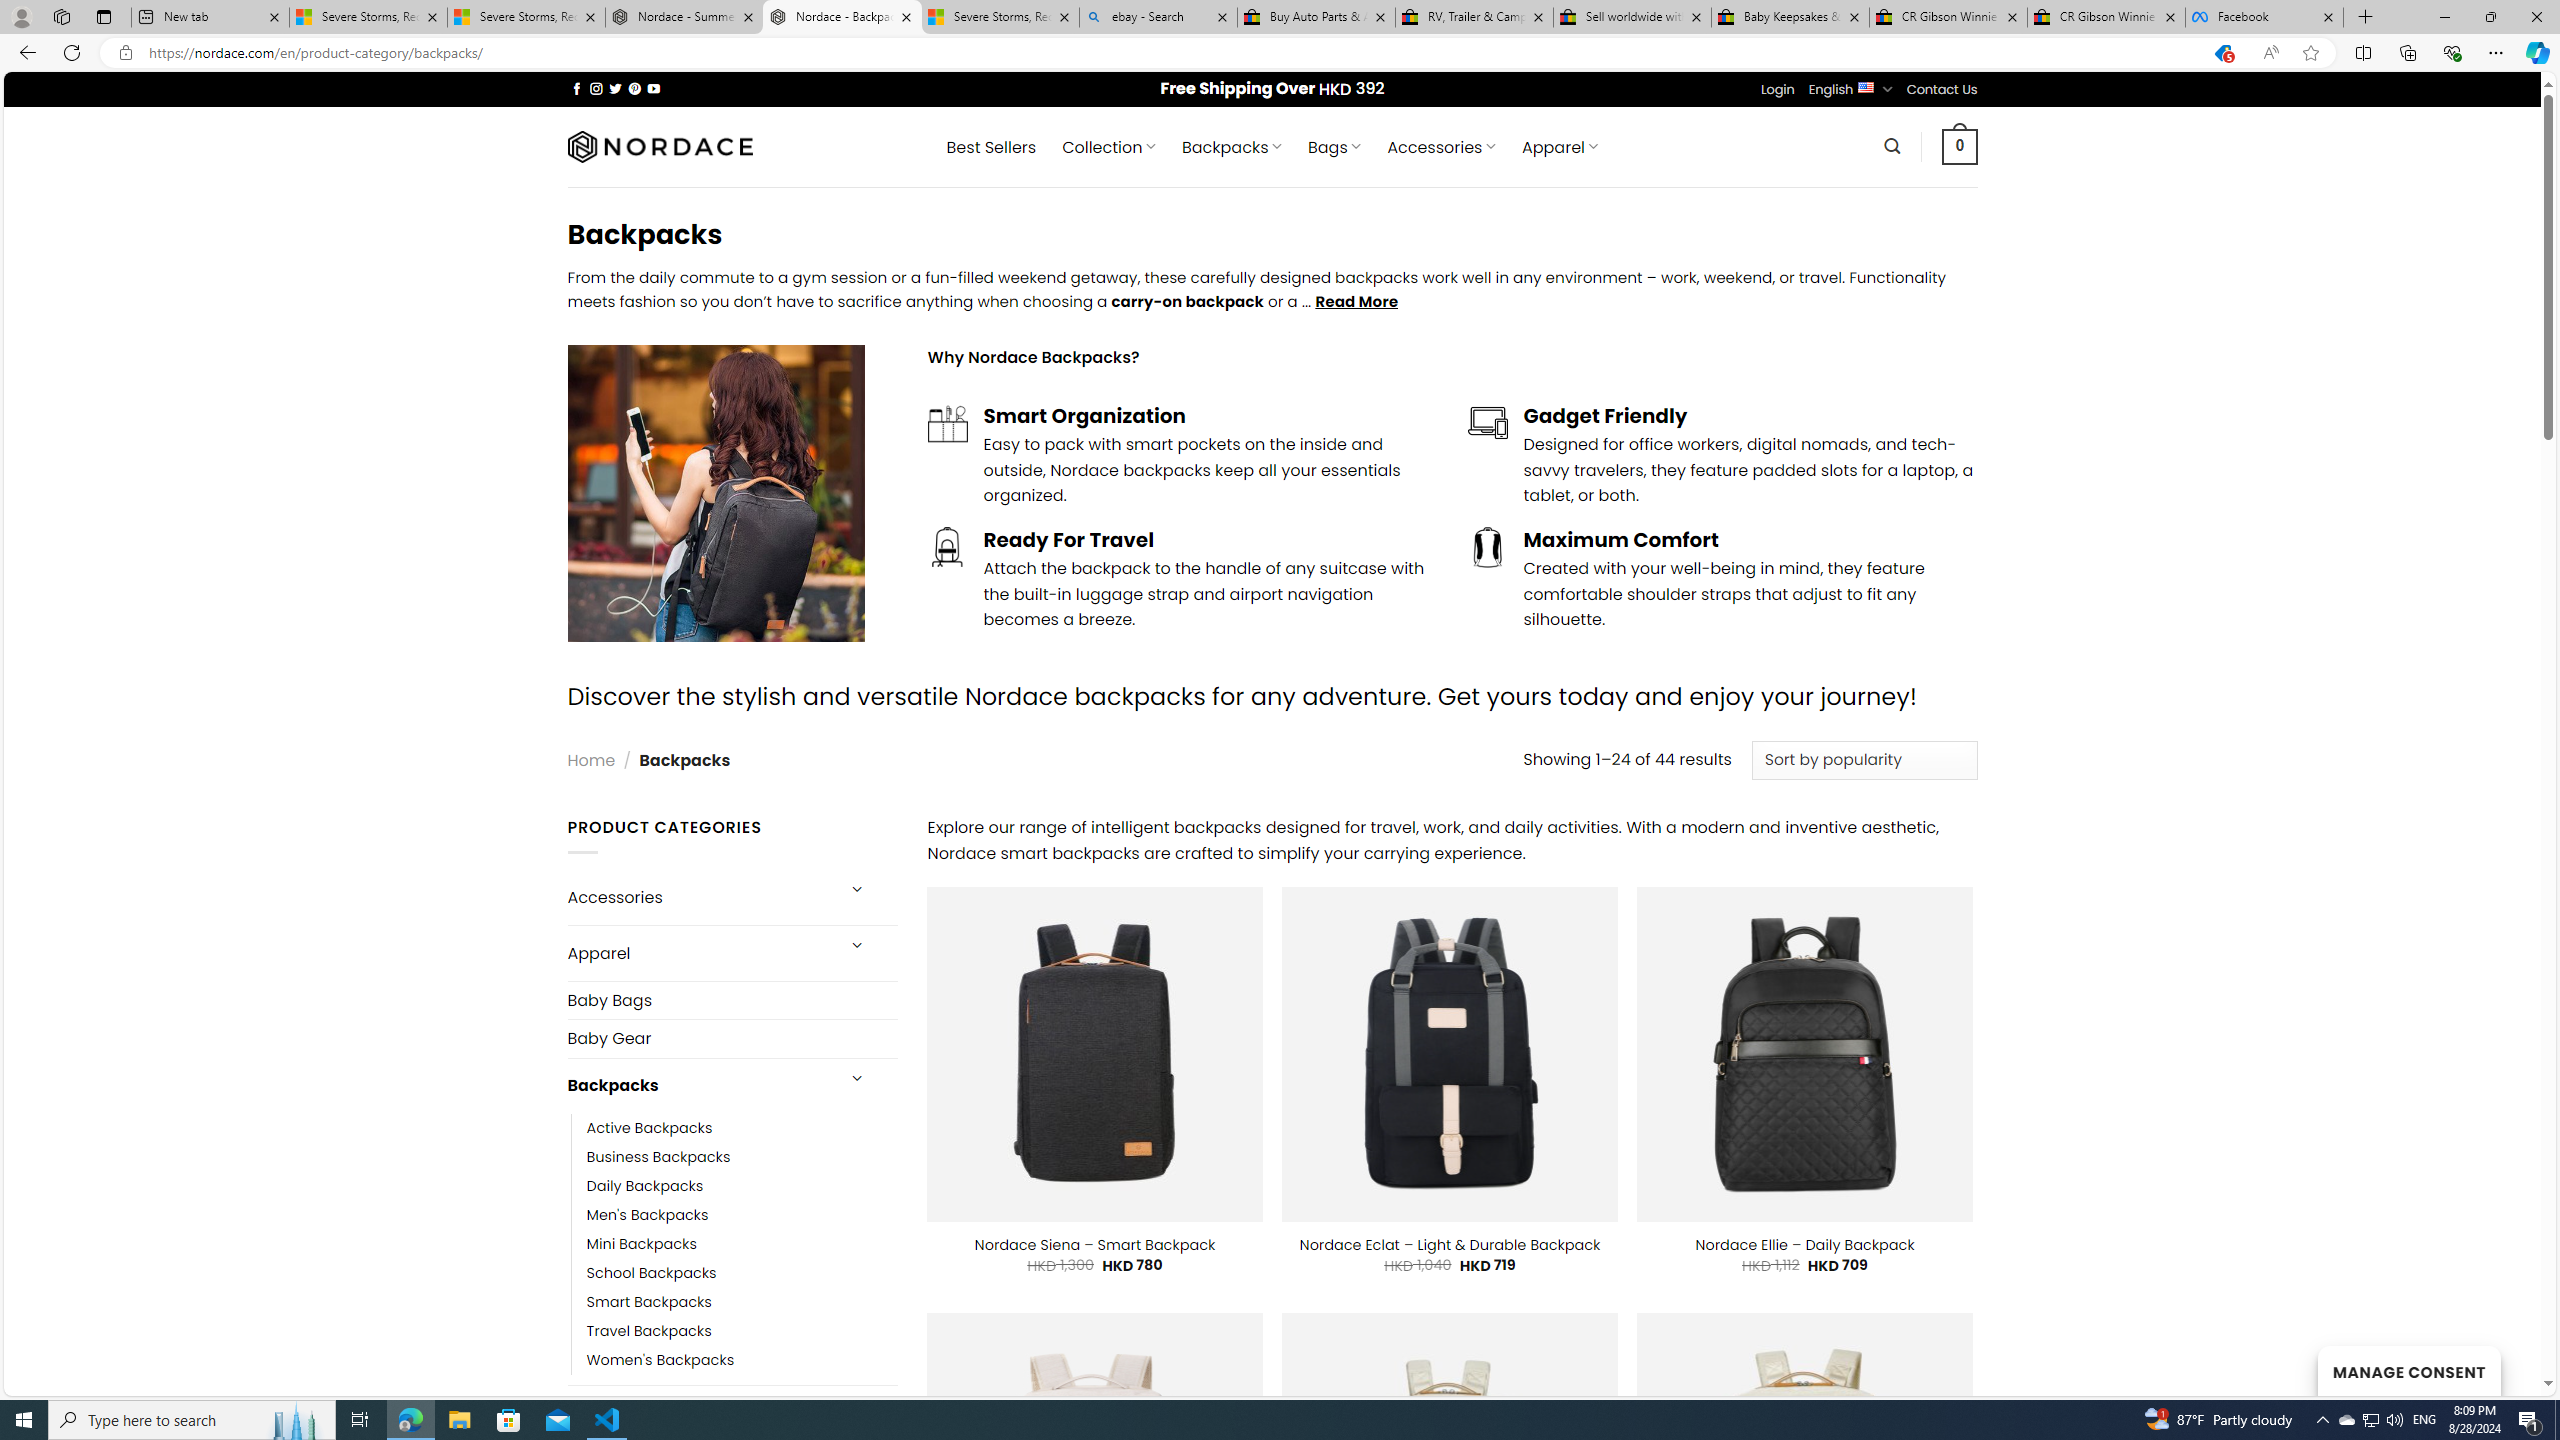 The height and width of the screenshot is (1440, 2560). What do you see at coordinates (644, 1184) in the screenshot?
I see `'Daily Backpacks'` at bounding box center [644, 1184].